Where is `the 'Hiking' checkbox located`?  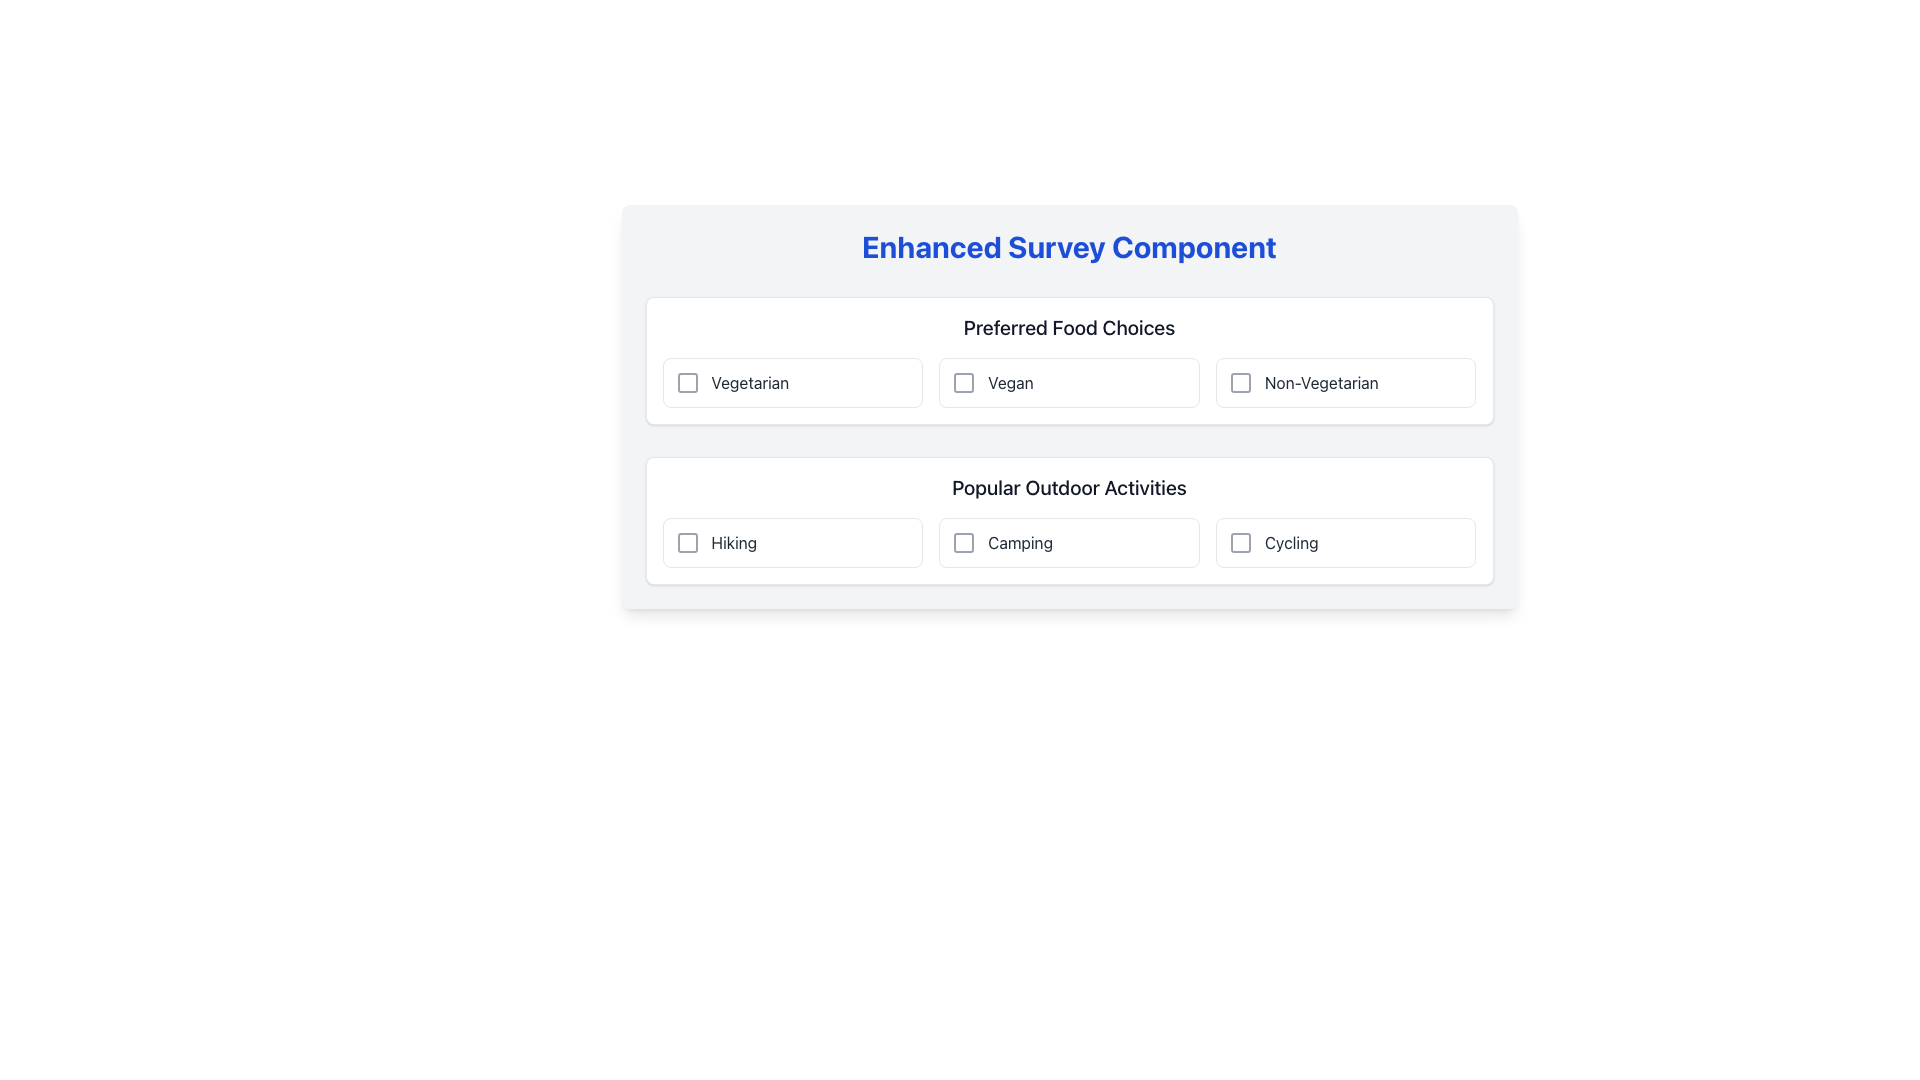
the 'Hiking' checkbox located is located at coordinates (791, 543).